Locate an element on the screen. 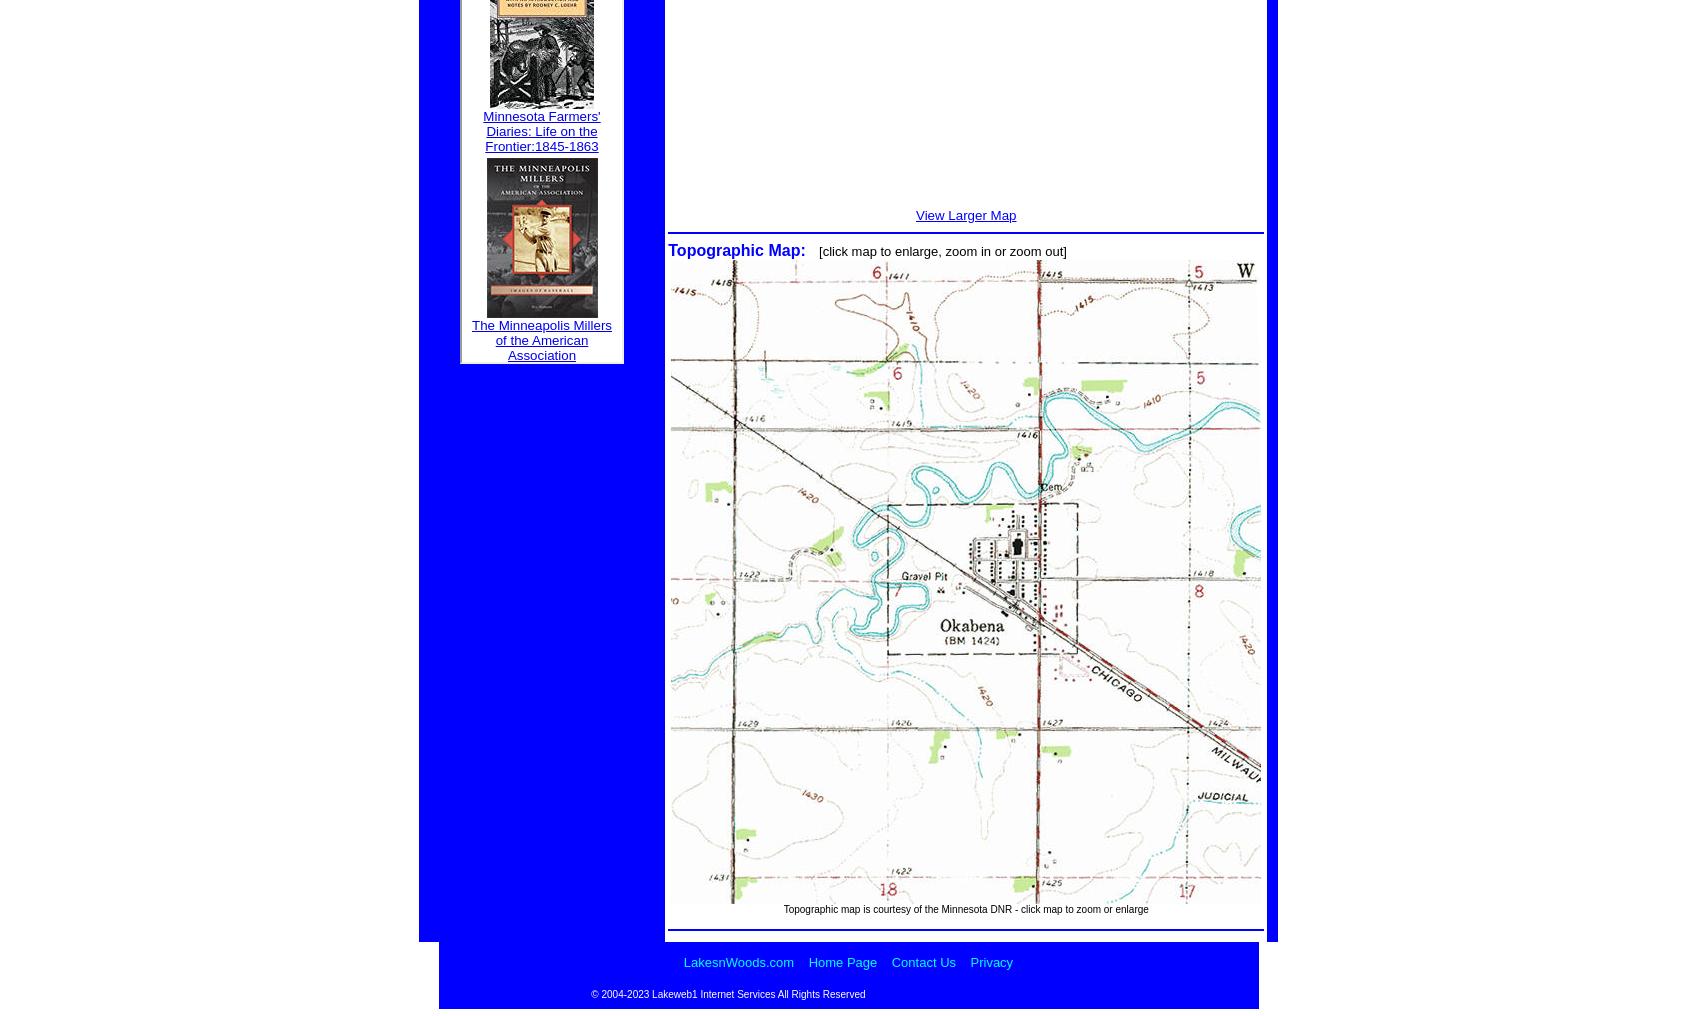 The height and width of the screenshot is (1016, 1697). '[click map to enlarge, zoom 
		in or zoom out]' is located at coordinates (942, 251).